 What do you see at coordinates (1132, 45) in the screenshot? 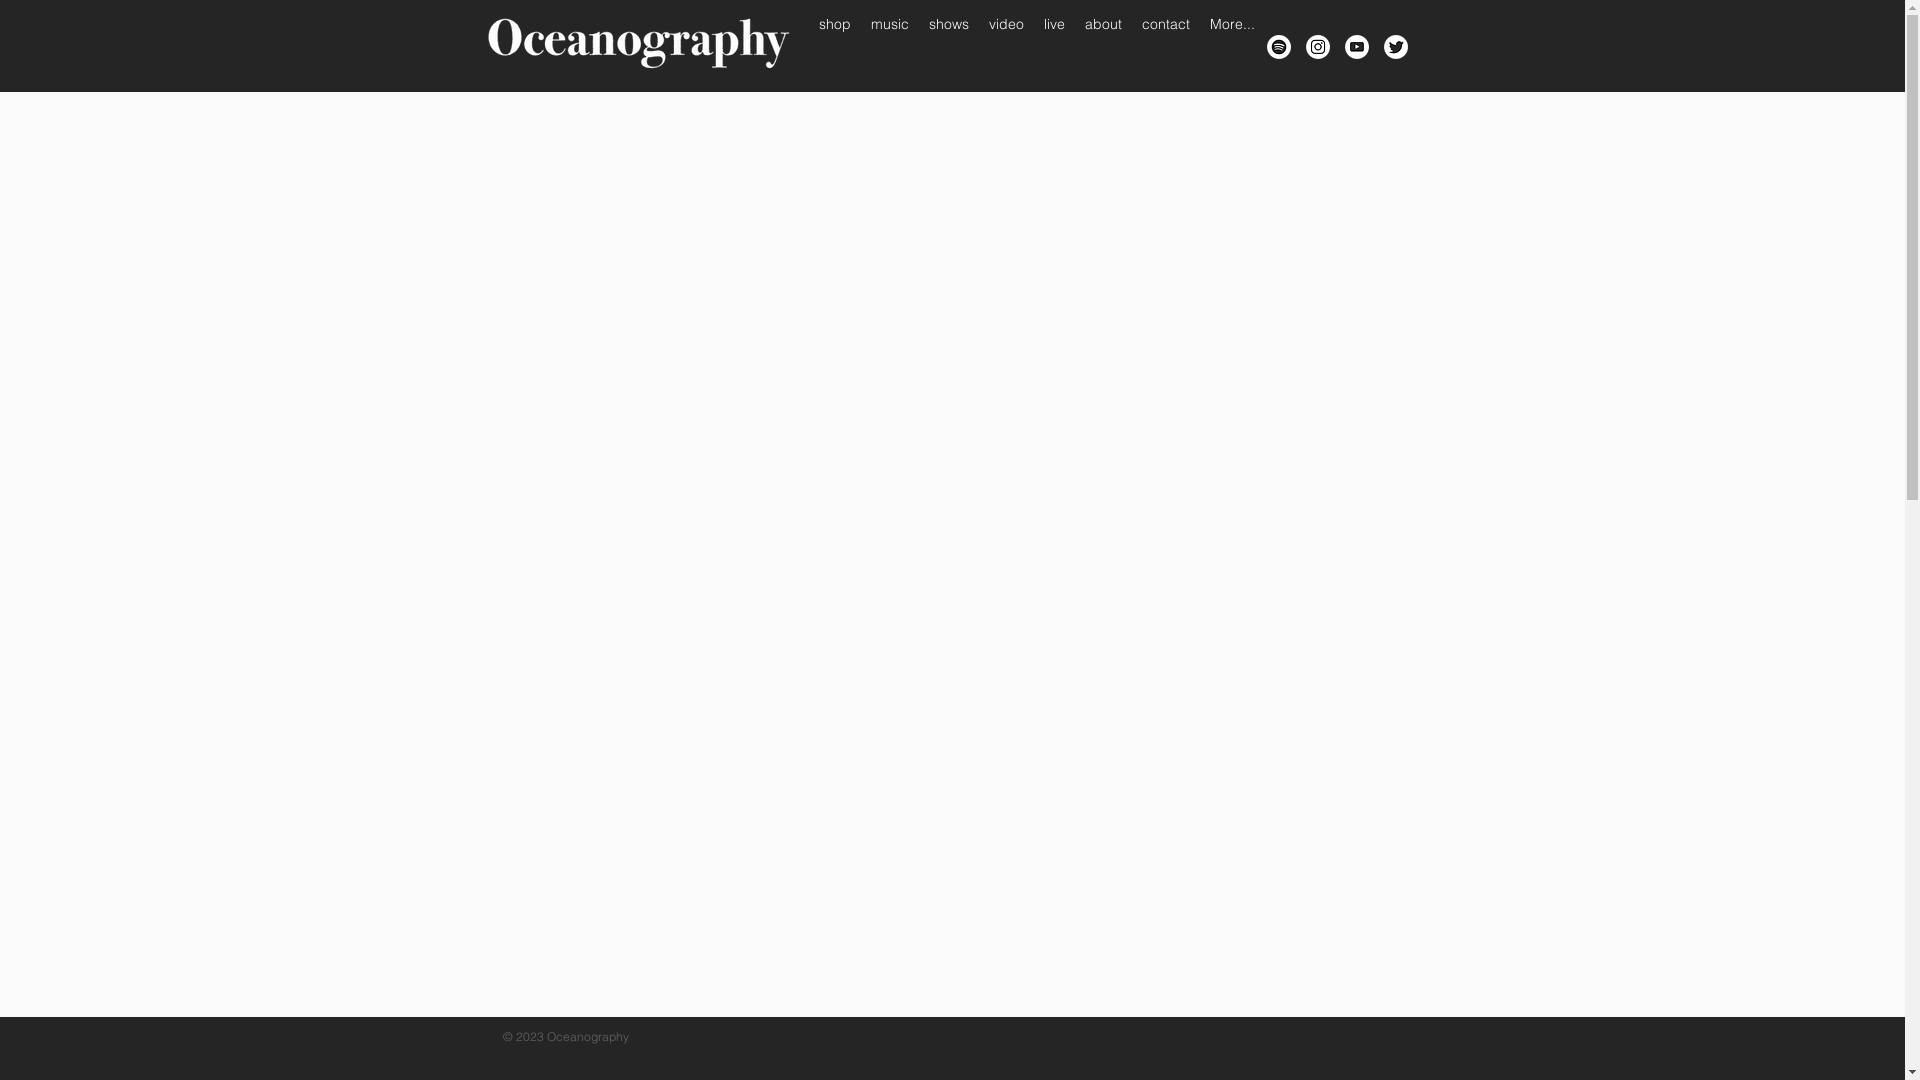
I see `'contact'` at bounding box center [1132, 45].